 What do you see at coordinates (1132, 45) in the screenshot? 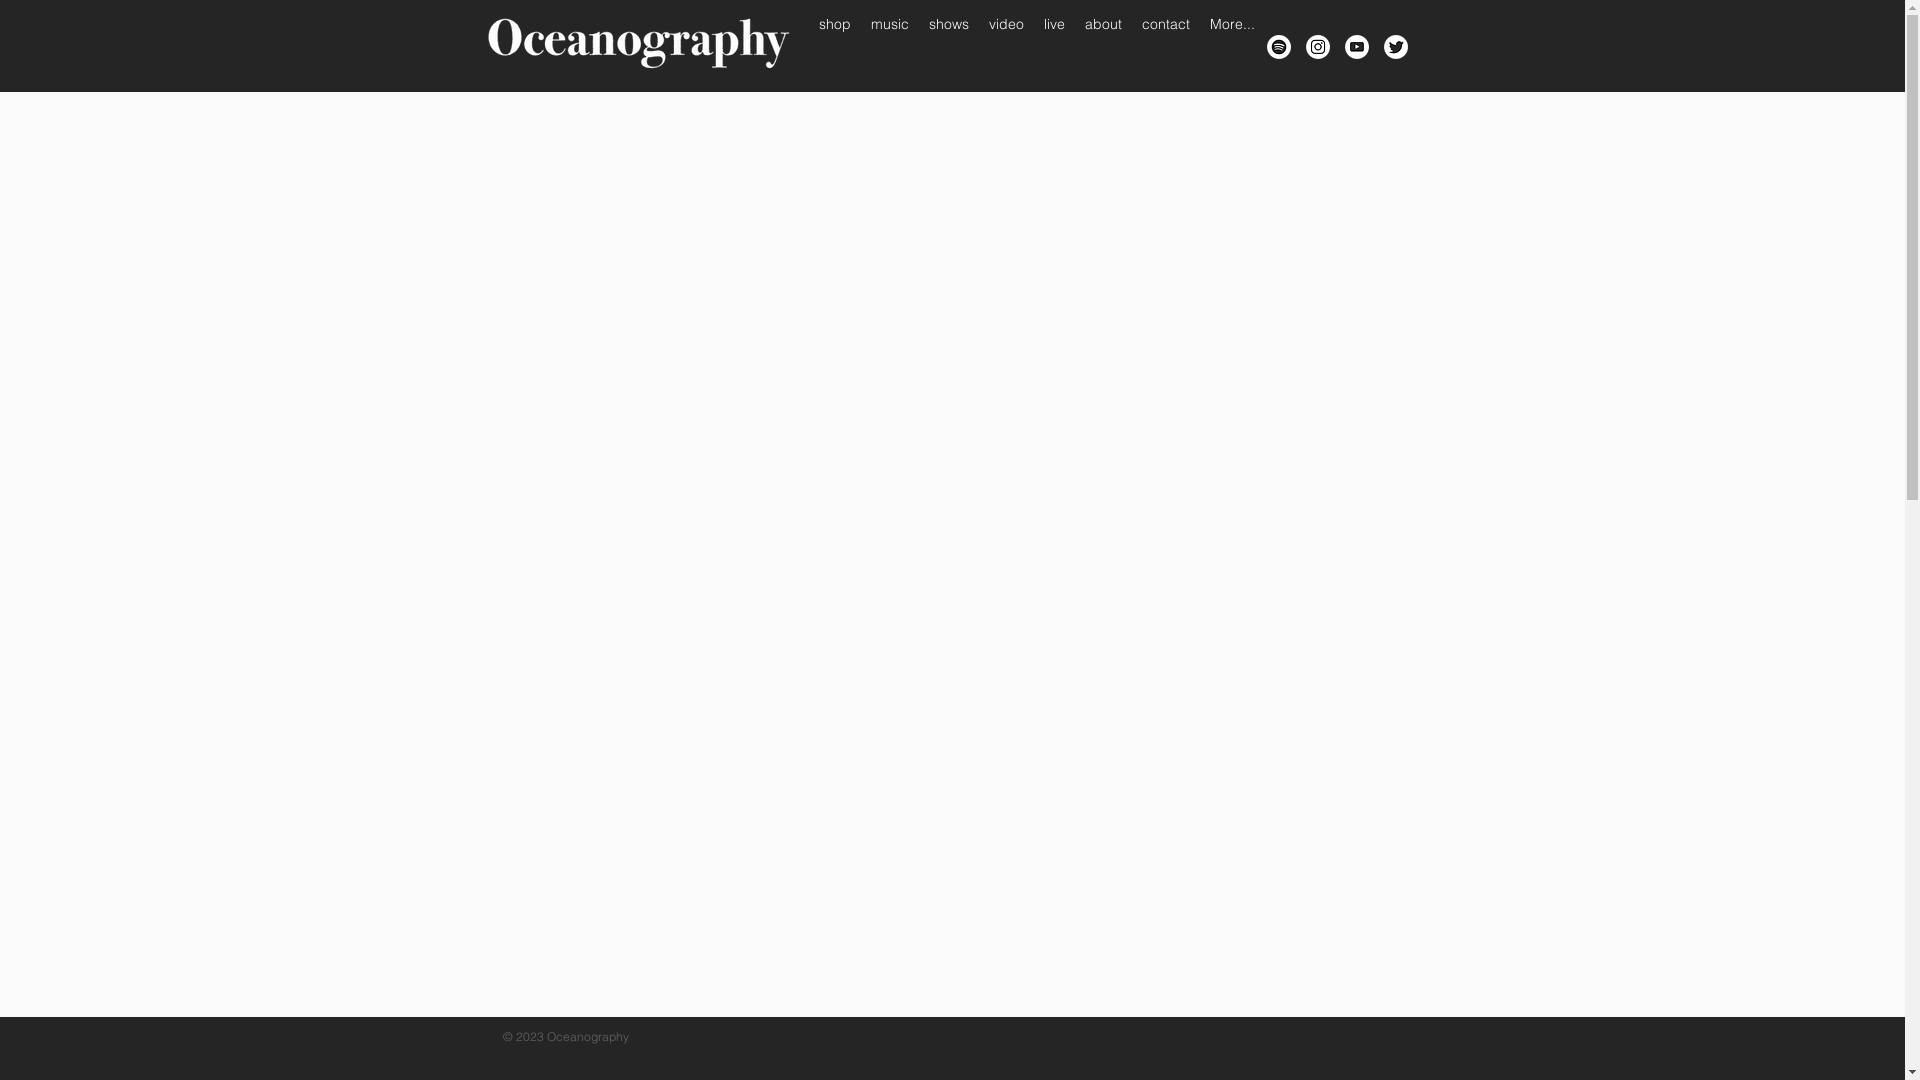
I see `'contact'` at bounding box center [1132, 45].